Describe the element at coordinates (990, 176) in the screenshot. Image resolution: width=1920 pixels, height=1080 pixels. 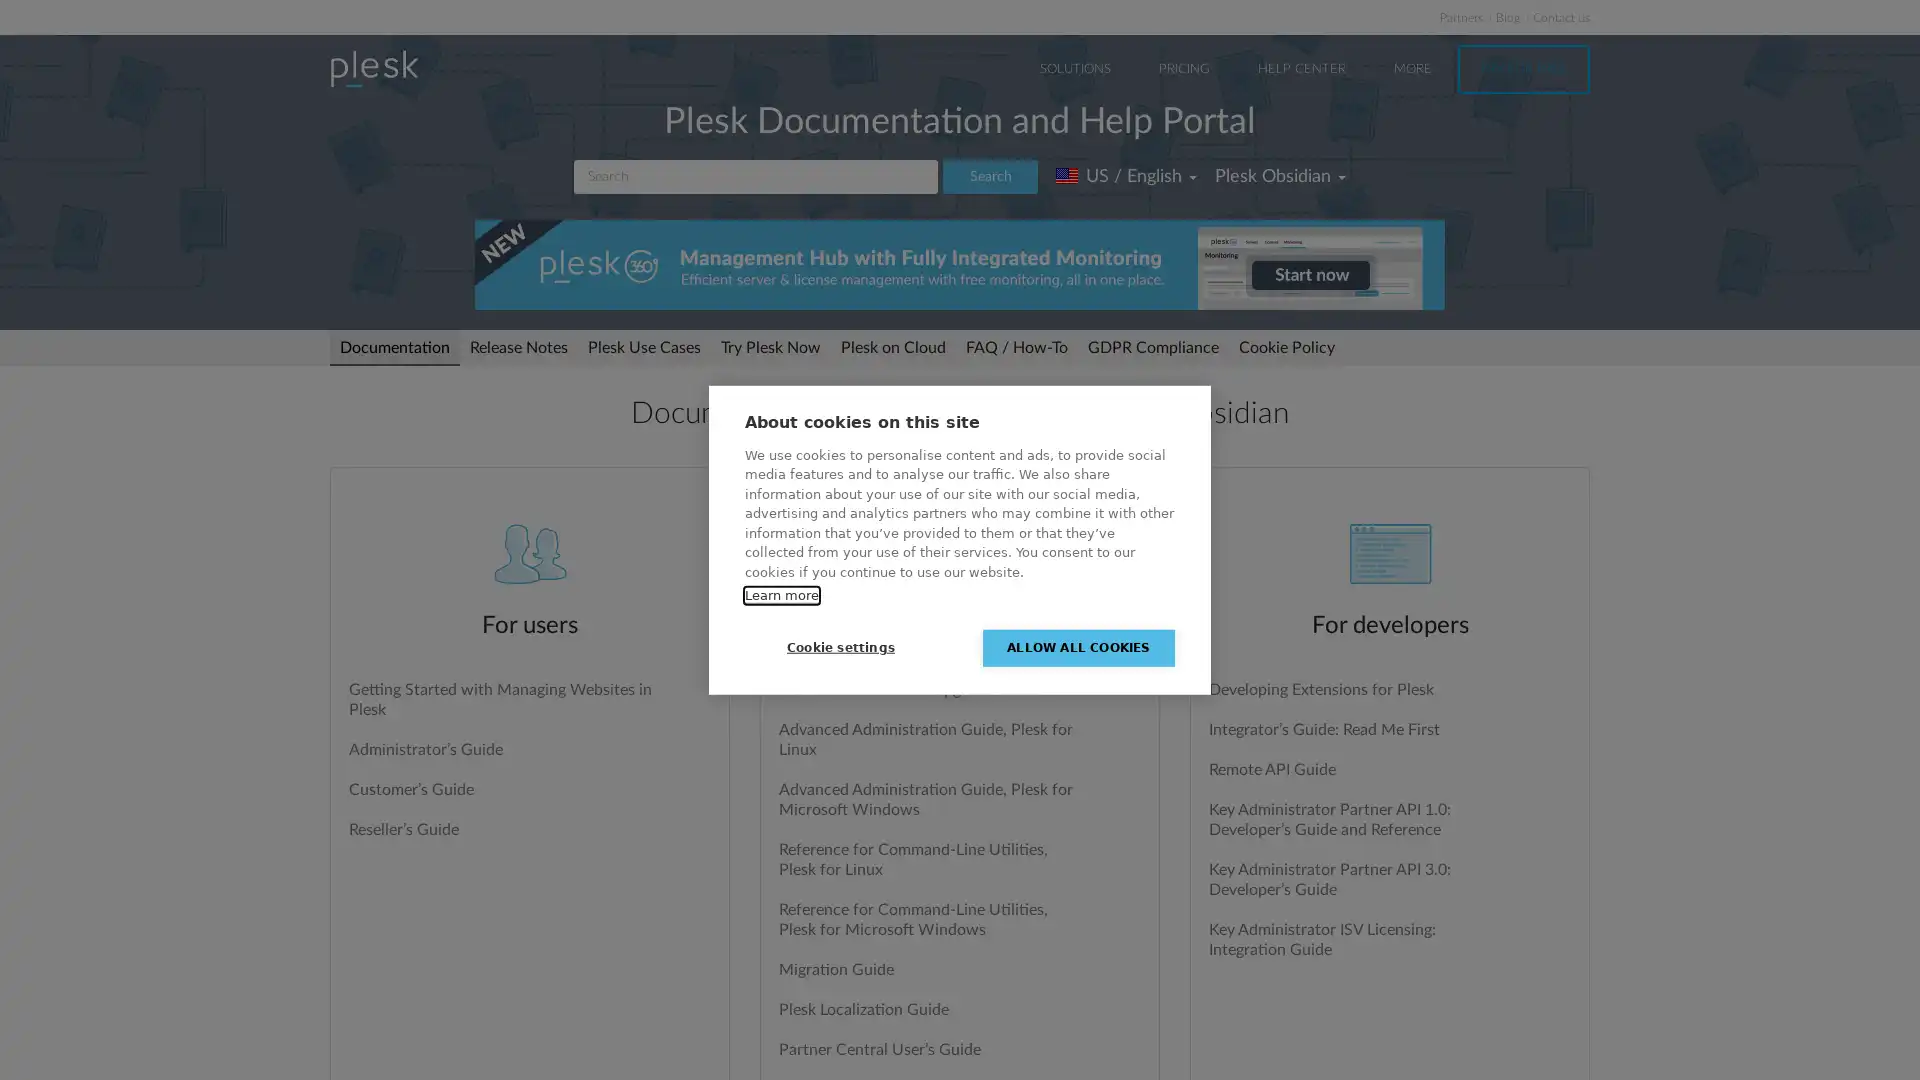
I see `Search` at that location.